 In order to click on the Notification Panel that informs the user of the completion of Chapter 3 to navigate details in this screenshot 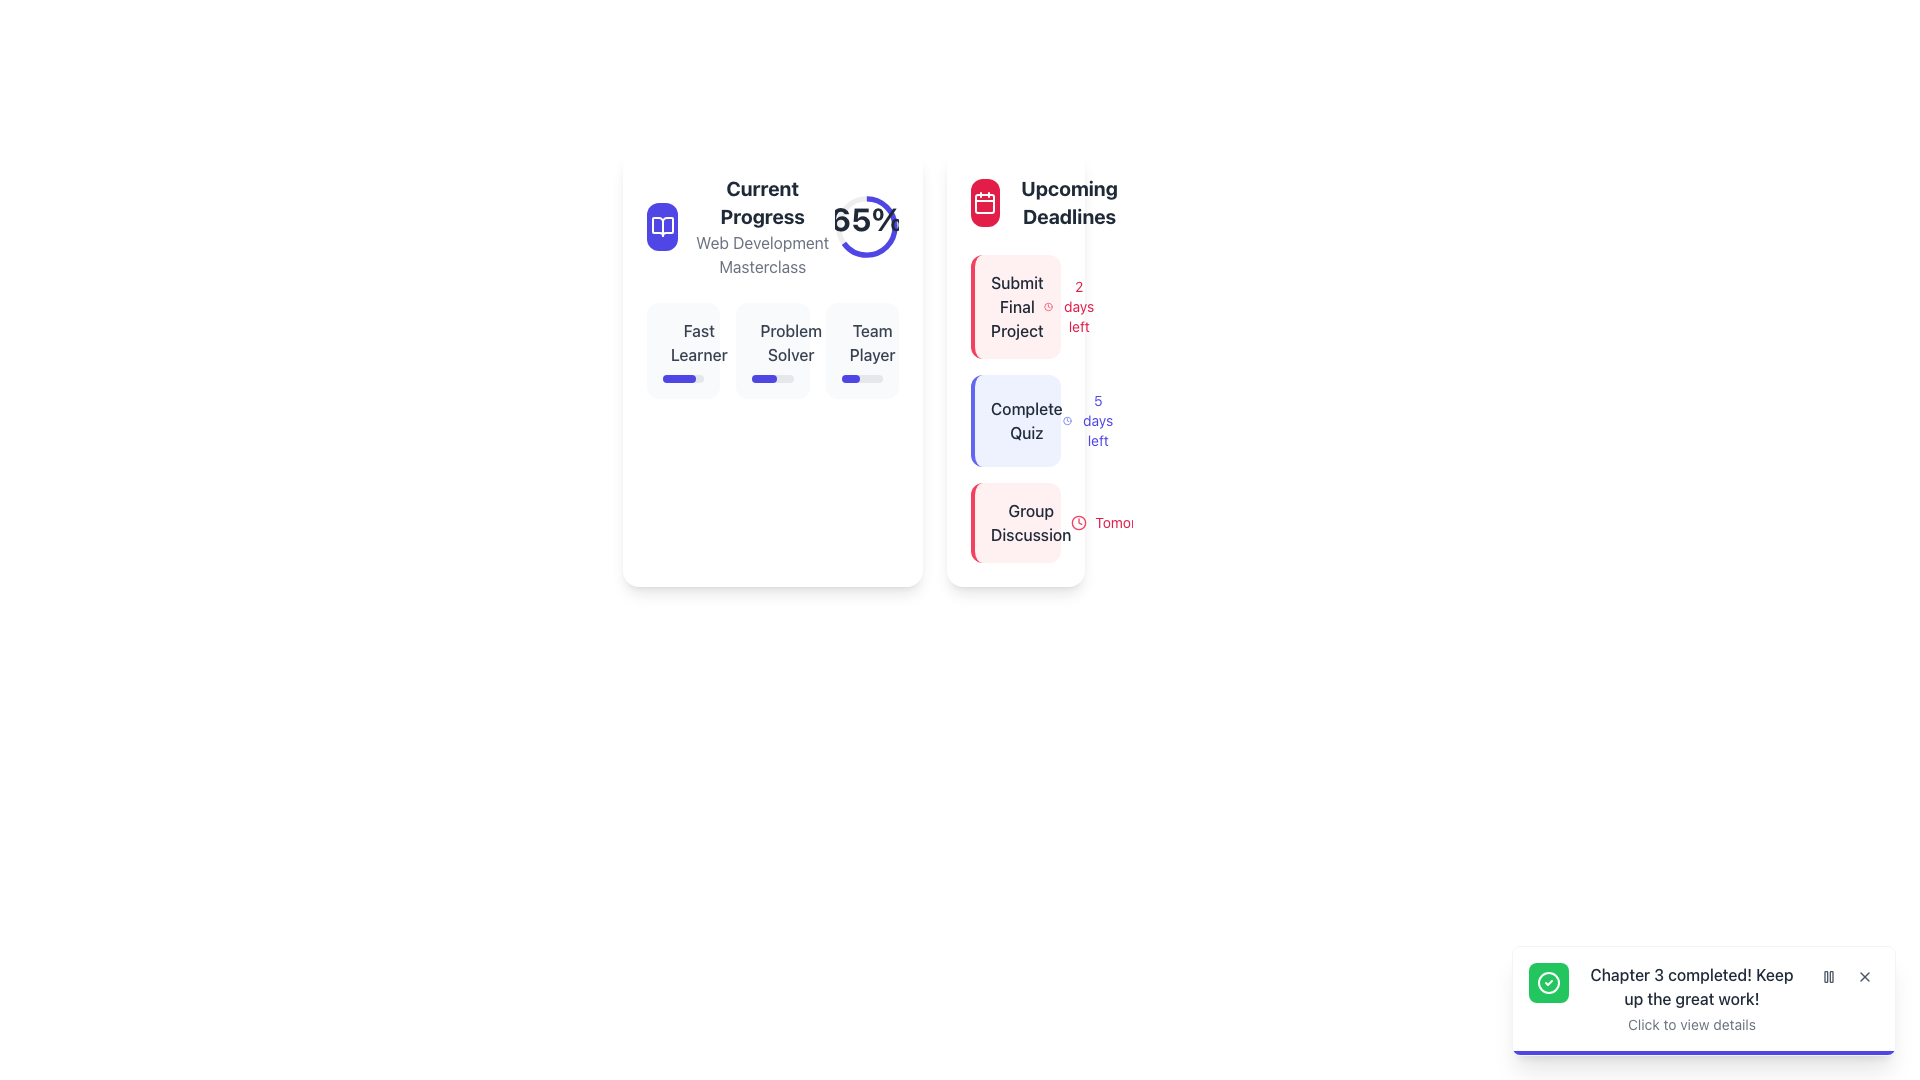, I will do `click(1703, 999)`.